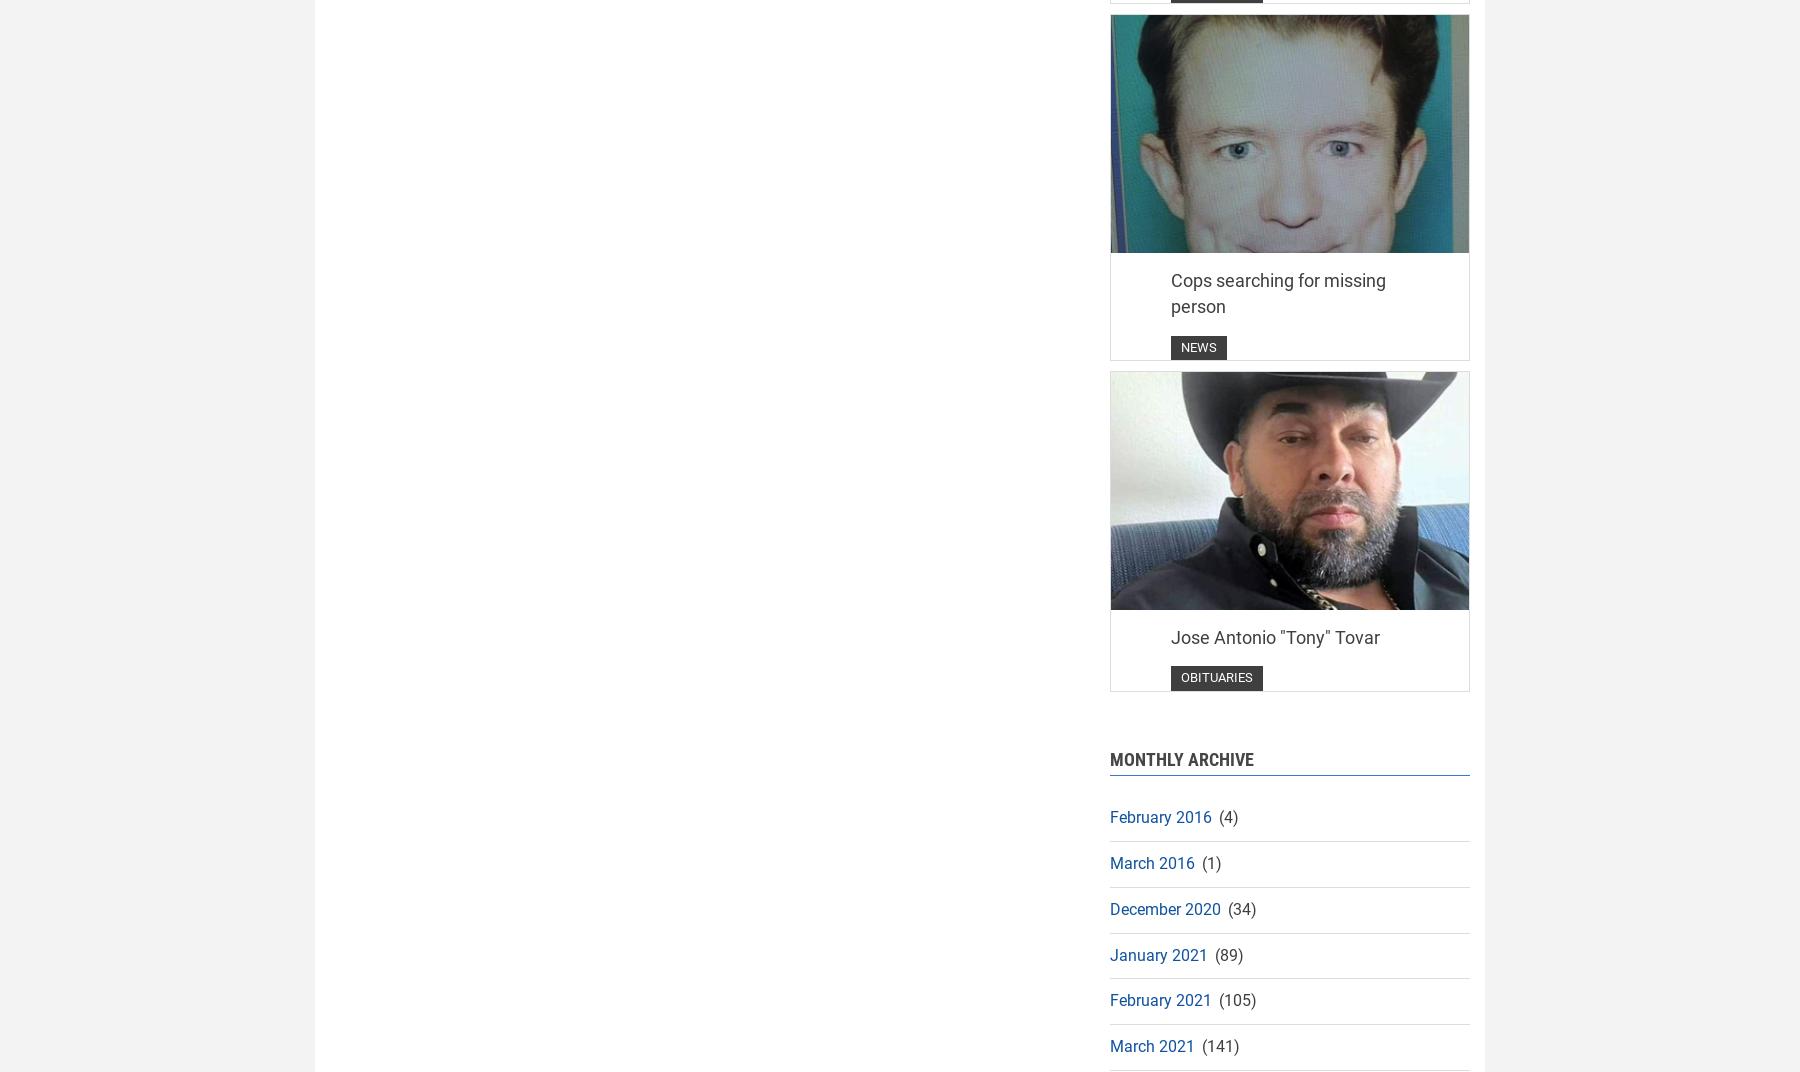  I want to click on 'Obituaries', so click(1215, 676).